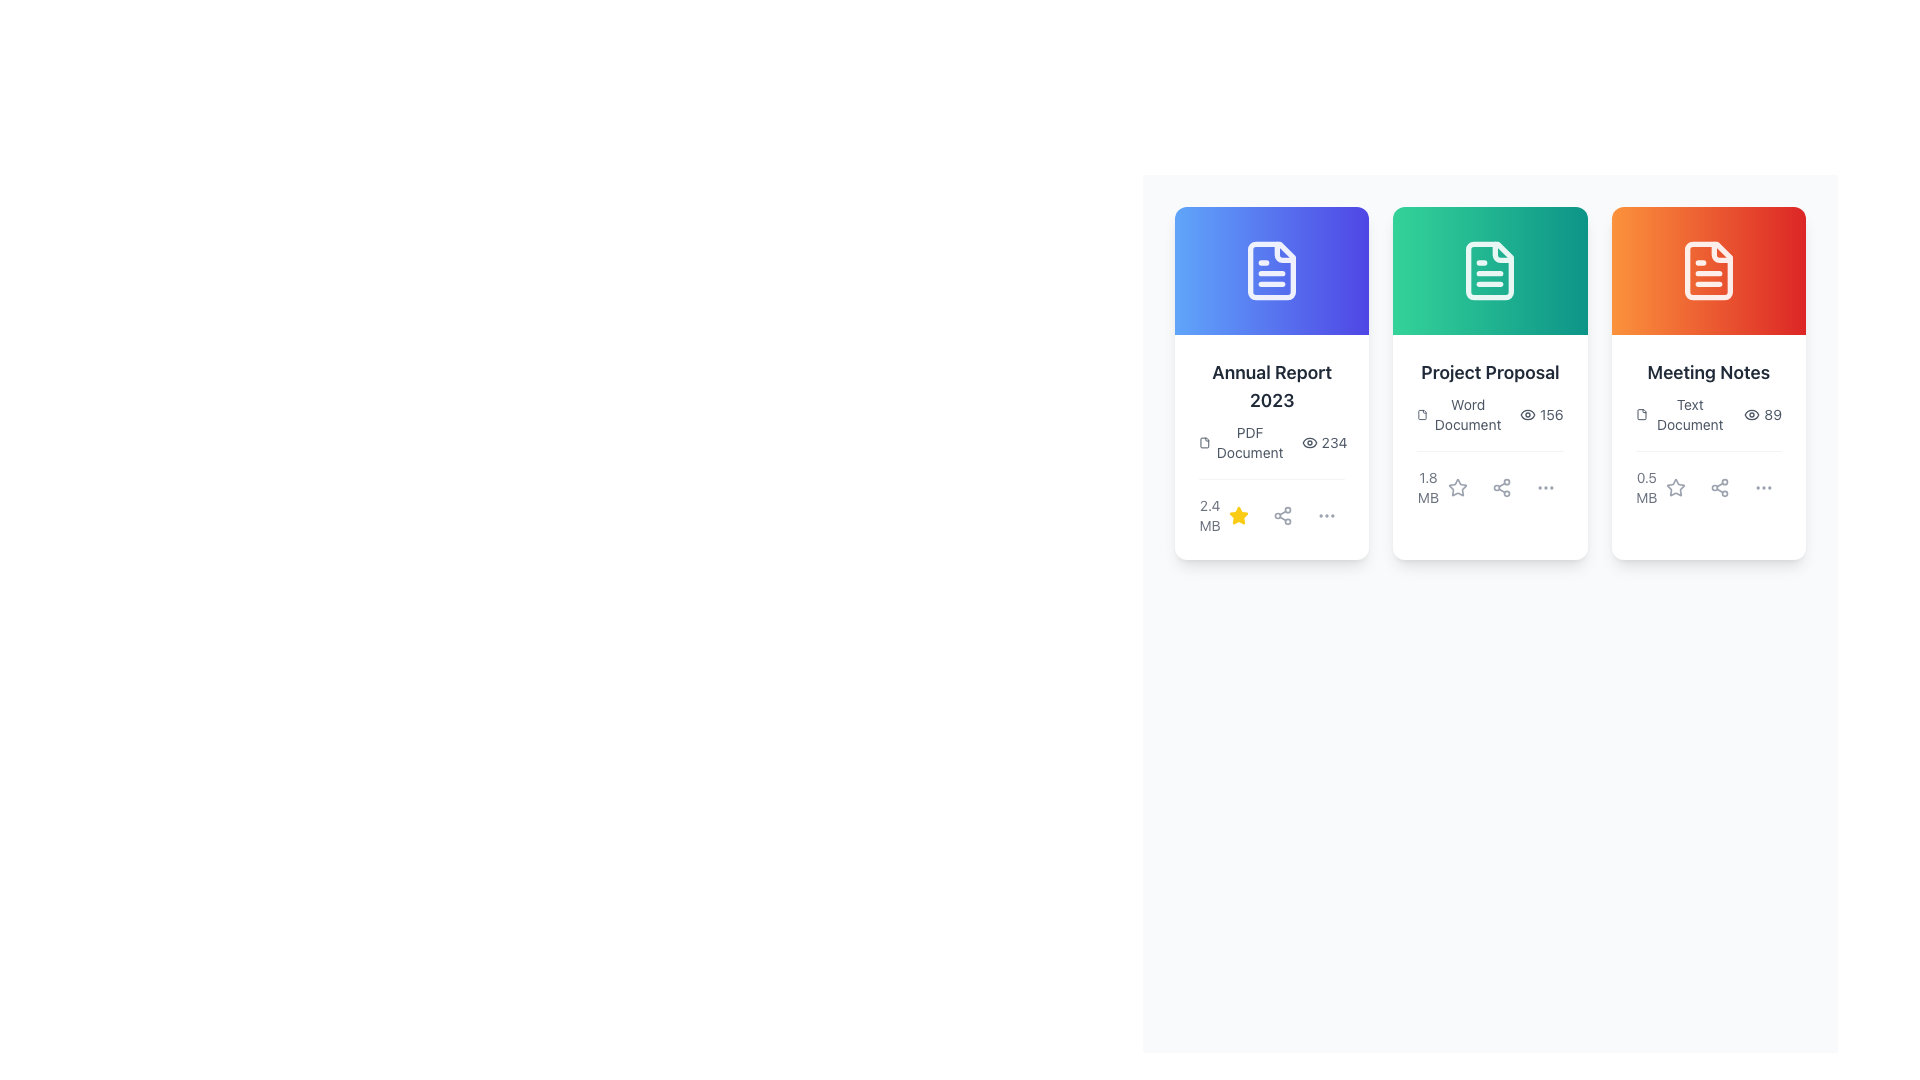 The image size is (1920, 1080). What do you see at coordinates (1675, 487) in the screenshot?
I see `the star icon in the 'Meeting Notes' card` at bounding box center [1675, 487].